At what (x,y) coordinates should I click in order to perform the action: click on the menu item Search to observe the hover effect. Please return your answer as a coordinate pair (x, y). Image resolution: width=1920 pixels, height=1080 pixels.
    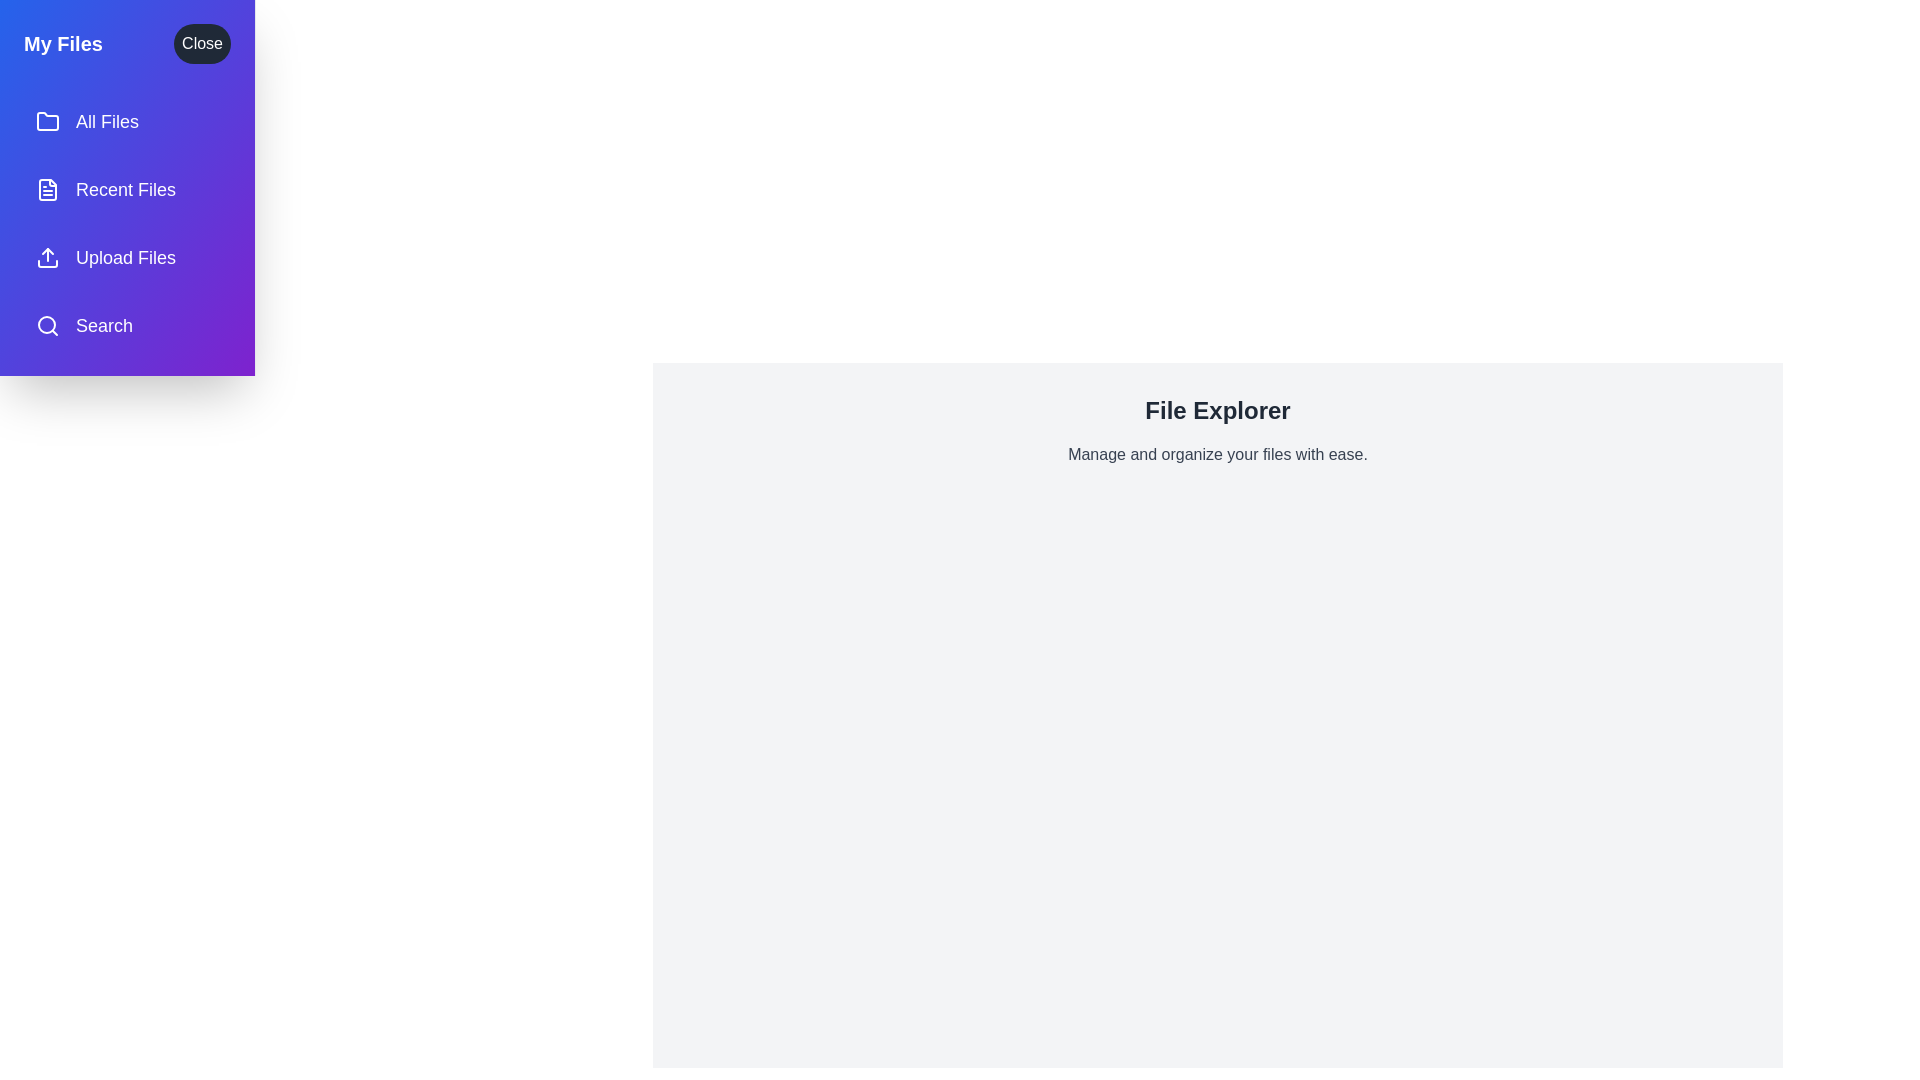
    Looking at the image, I should click on (126, 325).